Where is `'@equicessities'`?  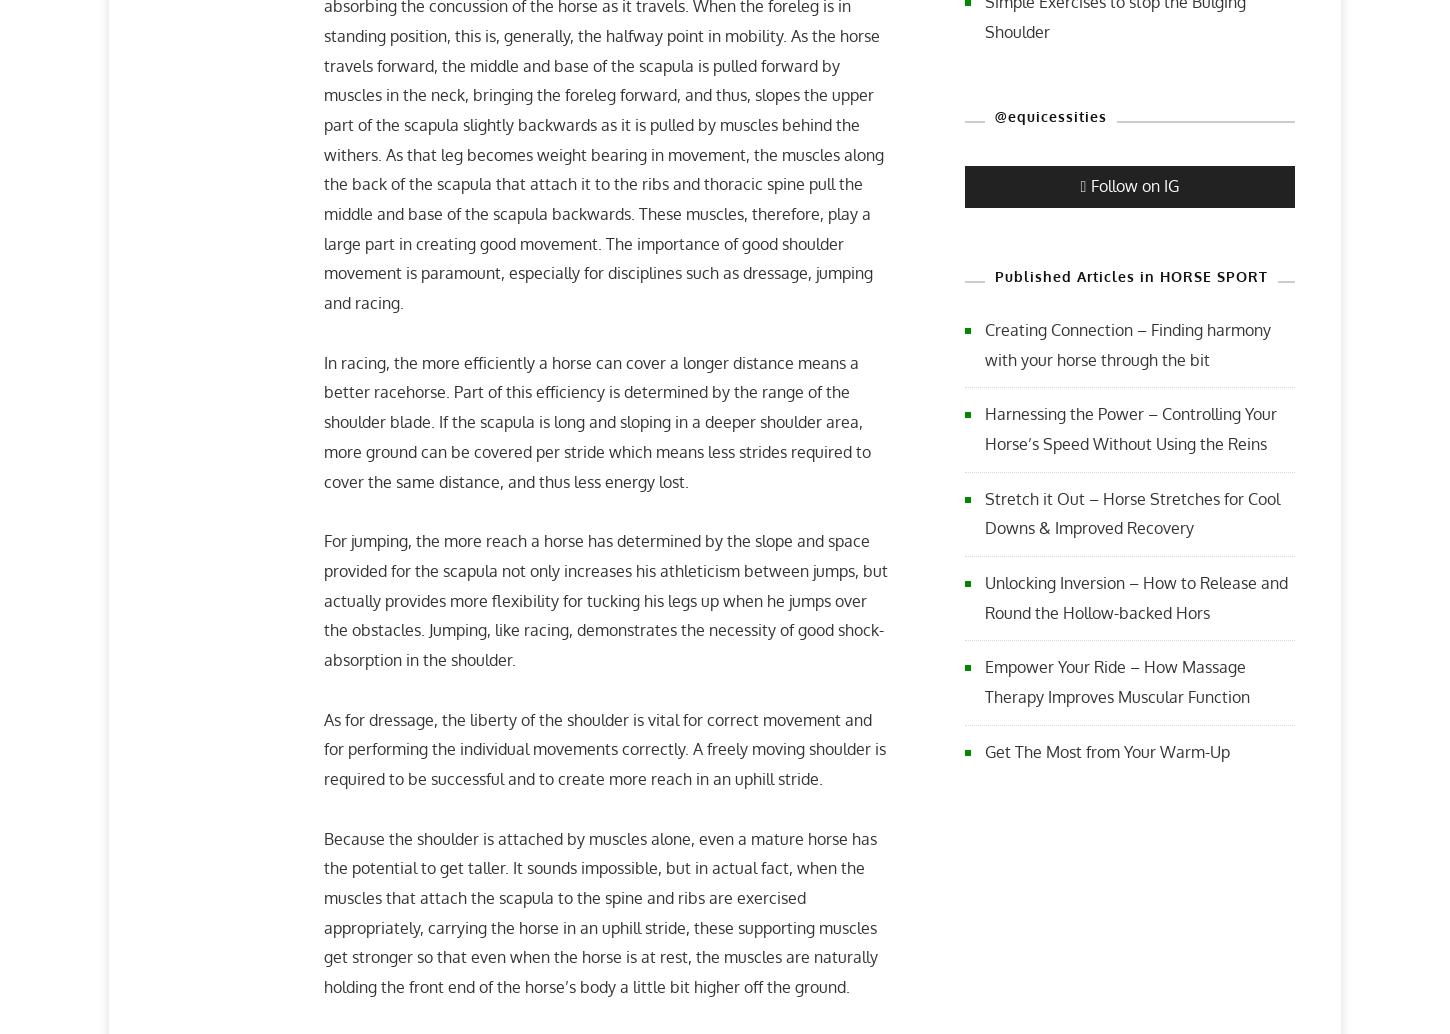 '@equicessities' is located at coordinates (994, 115).